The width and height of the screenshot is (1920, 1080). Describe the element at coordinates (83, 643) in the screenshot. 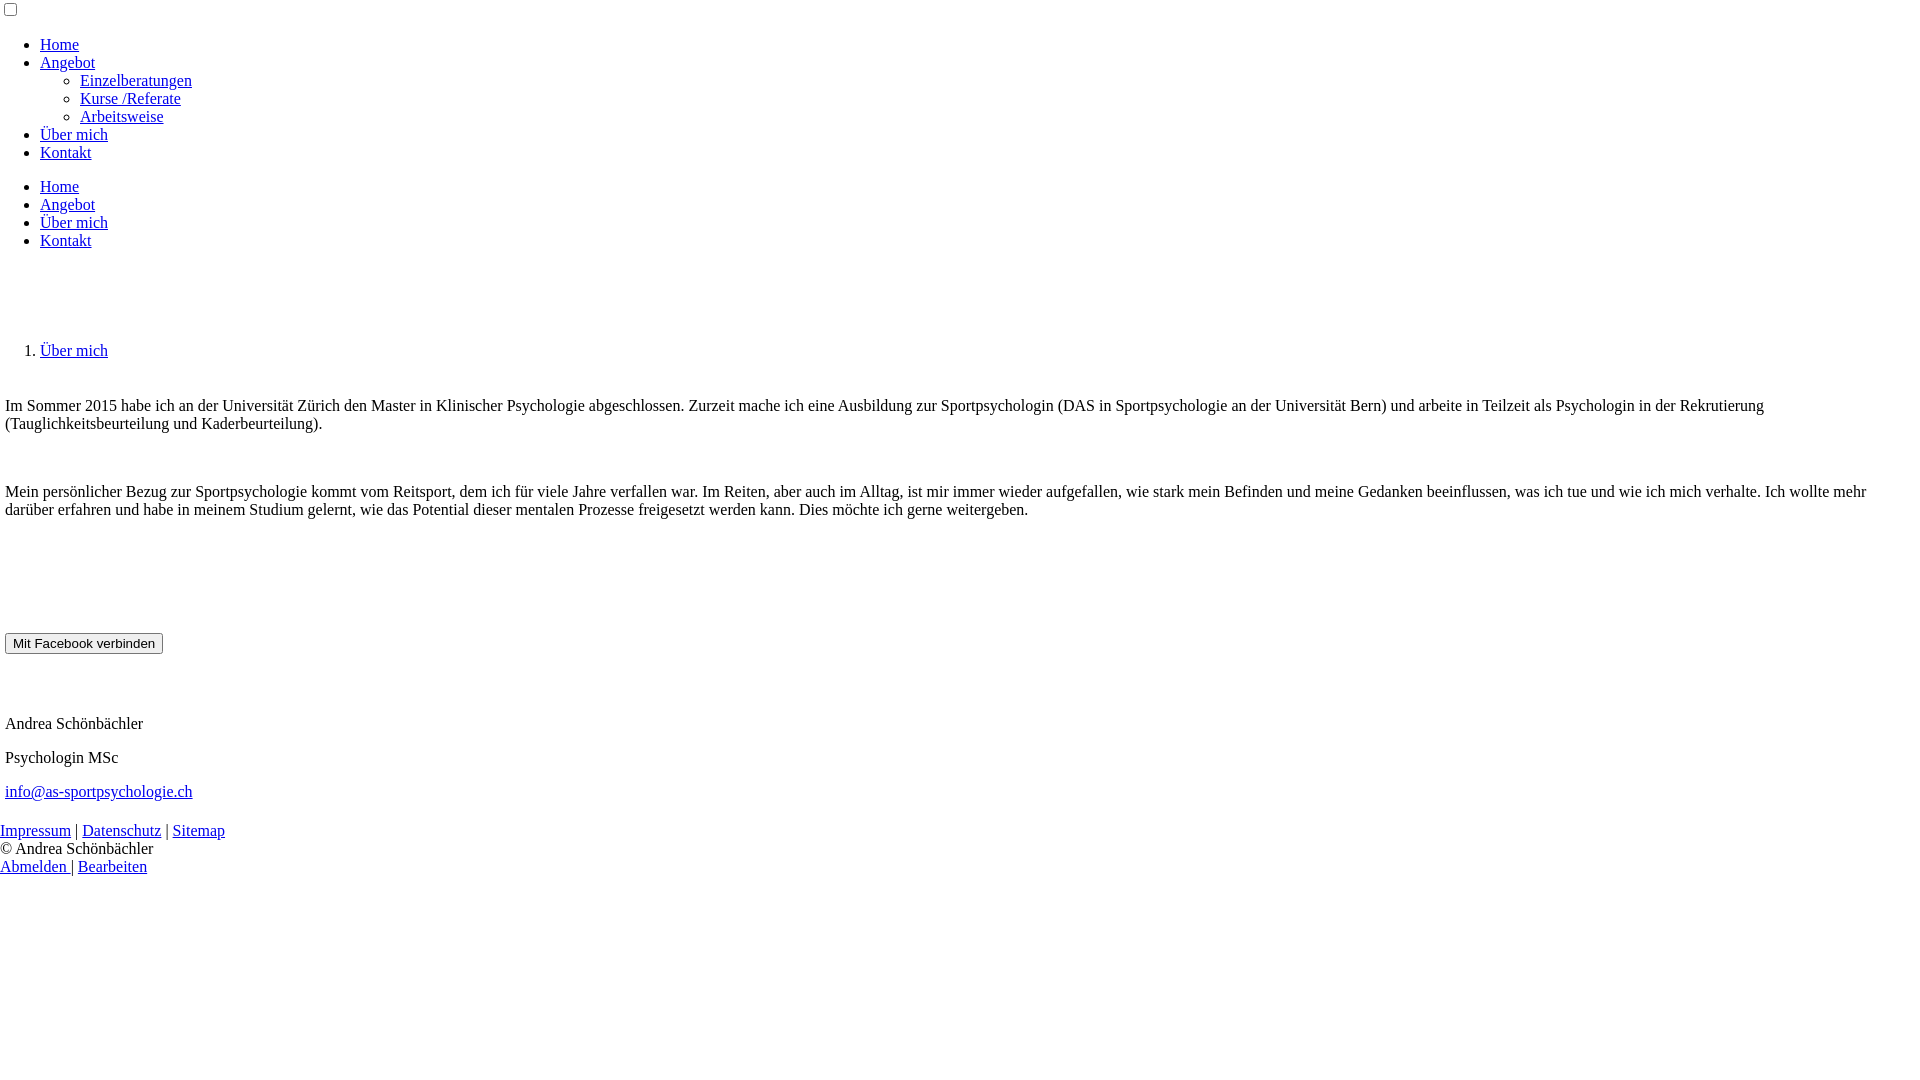

I see `'Mit Facebook verbinden'` at that location.